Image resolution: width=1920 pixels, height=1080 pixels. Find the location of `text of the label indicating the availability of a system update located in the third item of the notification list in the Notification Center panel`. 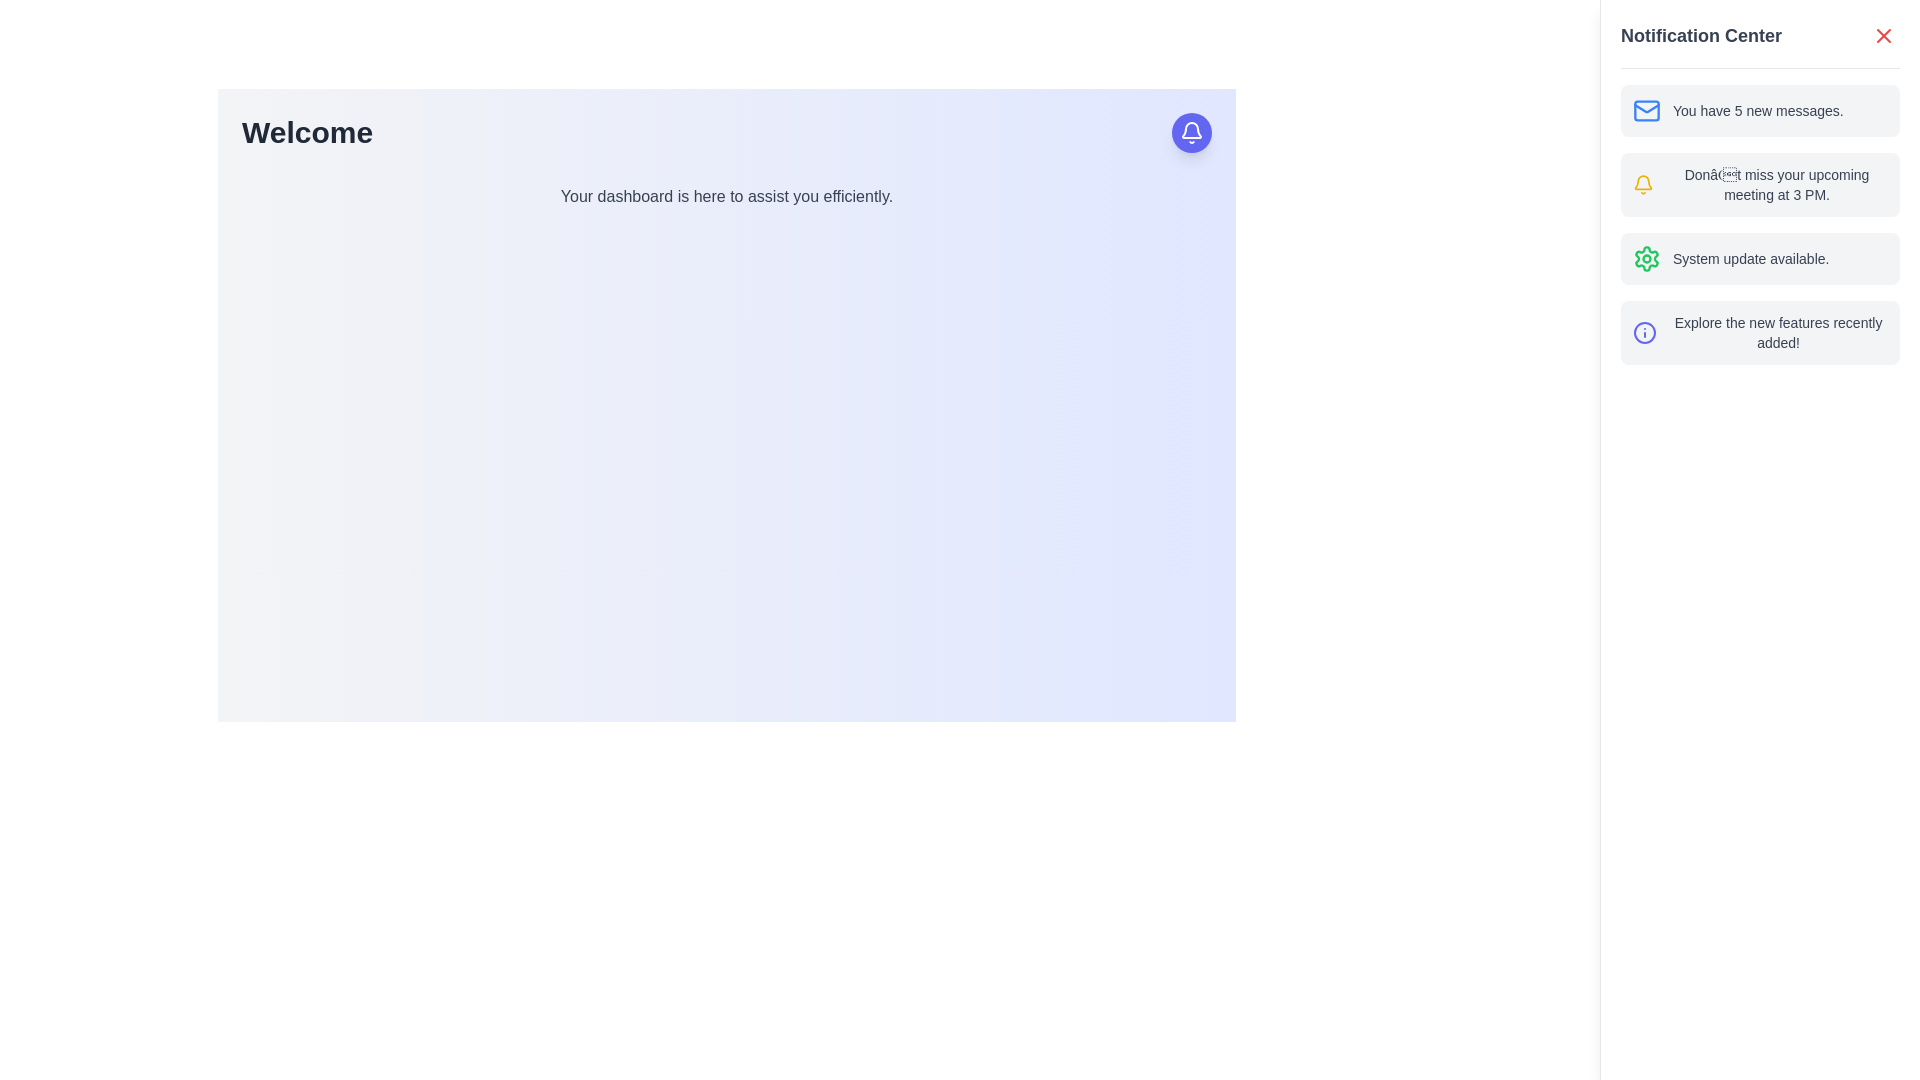

text of the label indicating the availability of a system update located in the third item of the notification list in the Notification Center panel is located at coordinates (1750, 257).